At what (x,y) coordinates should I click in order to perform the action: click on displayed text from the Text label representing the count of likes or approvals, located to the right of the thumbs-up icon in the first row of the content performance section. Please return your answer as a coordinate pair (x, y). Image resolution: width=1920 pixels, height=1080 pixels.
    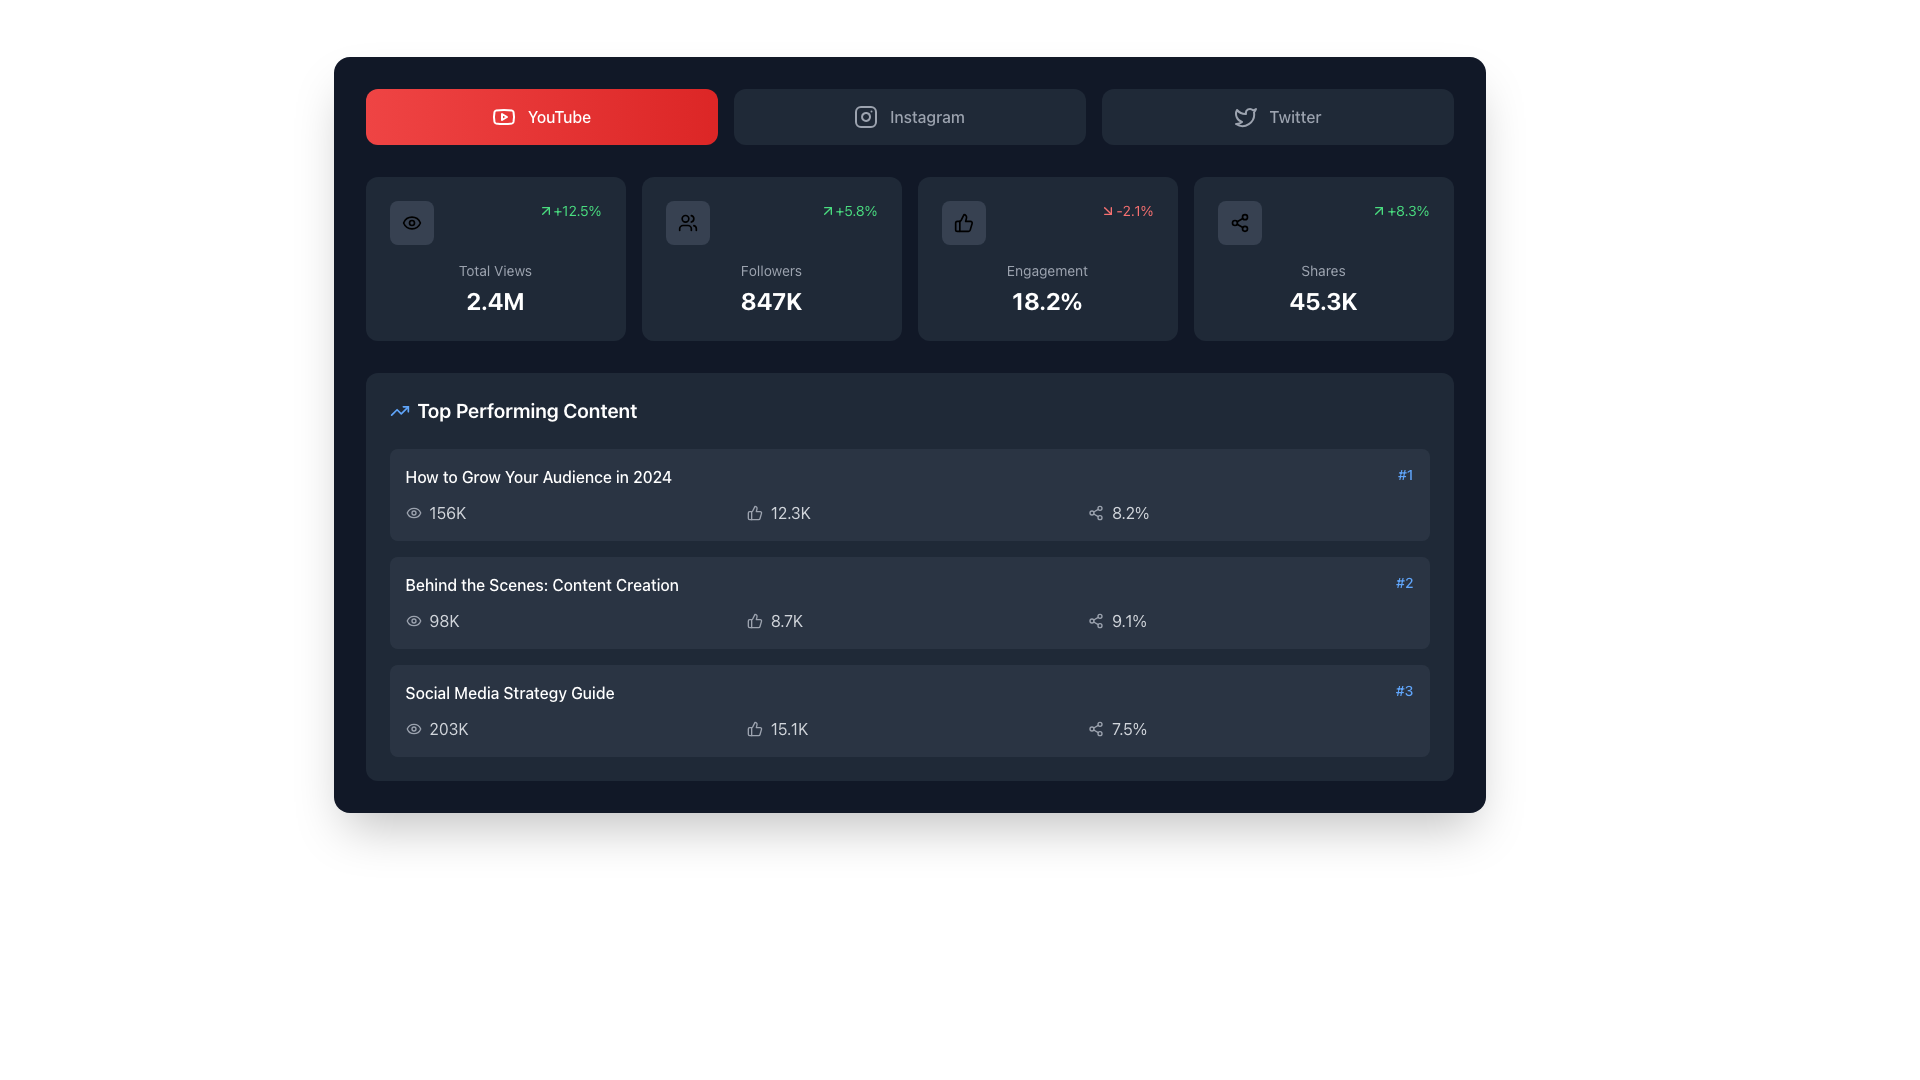
    Looking at the image, I should click on (789, 512).